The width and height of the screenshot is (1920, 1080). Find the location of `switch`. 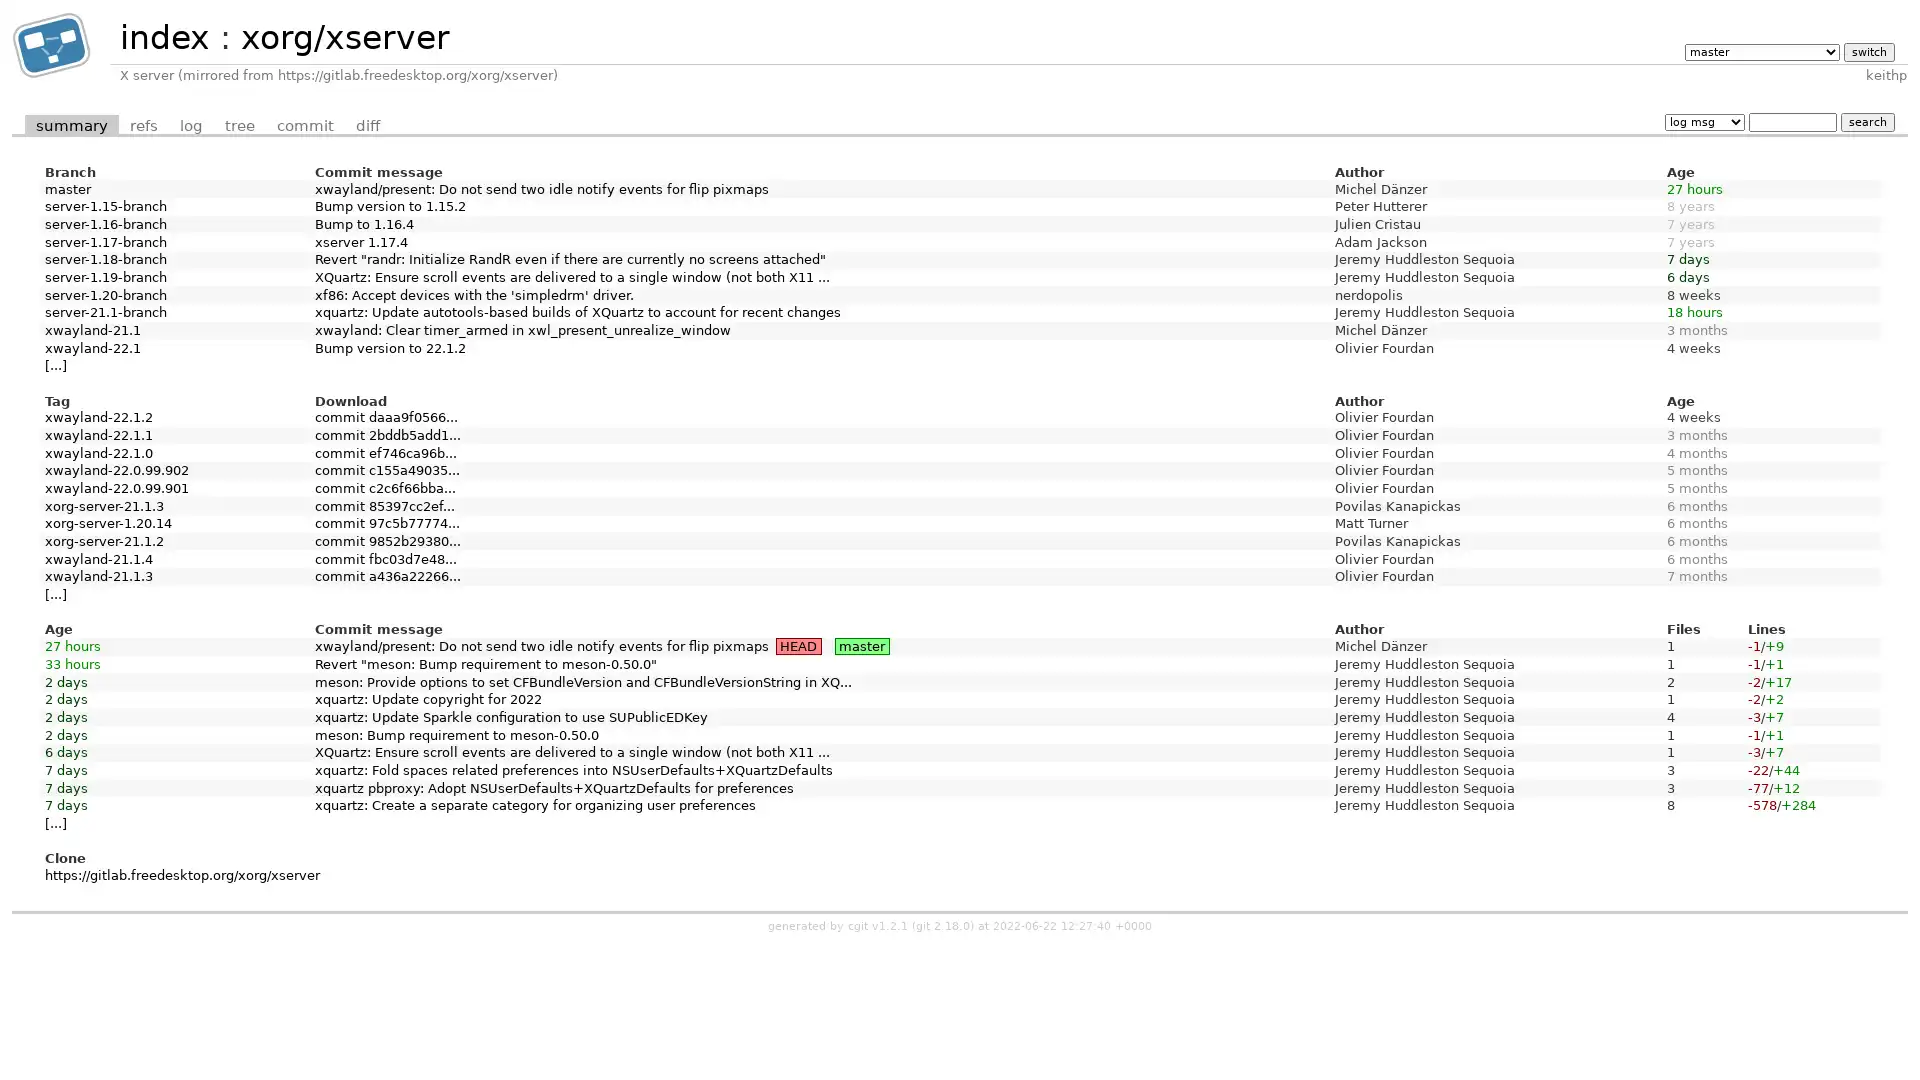

switch is located at coordinates (1867, 50).